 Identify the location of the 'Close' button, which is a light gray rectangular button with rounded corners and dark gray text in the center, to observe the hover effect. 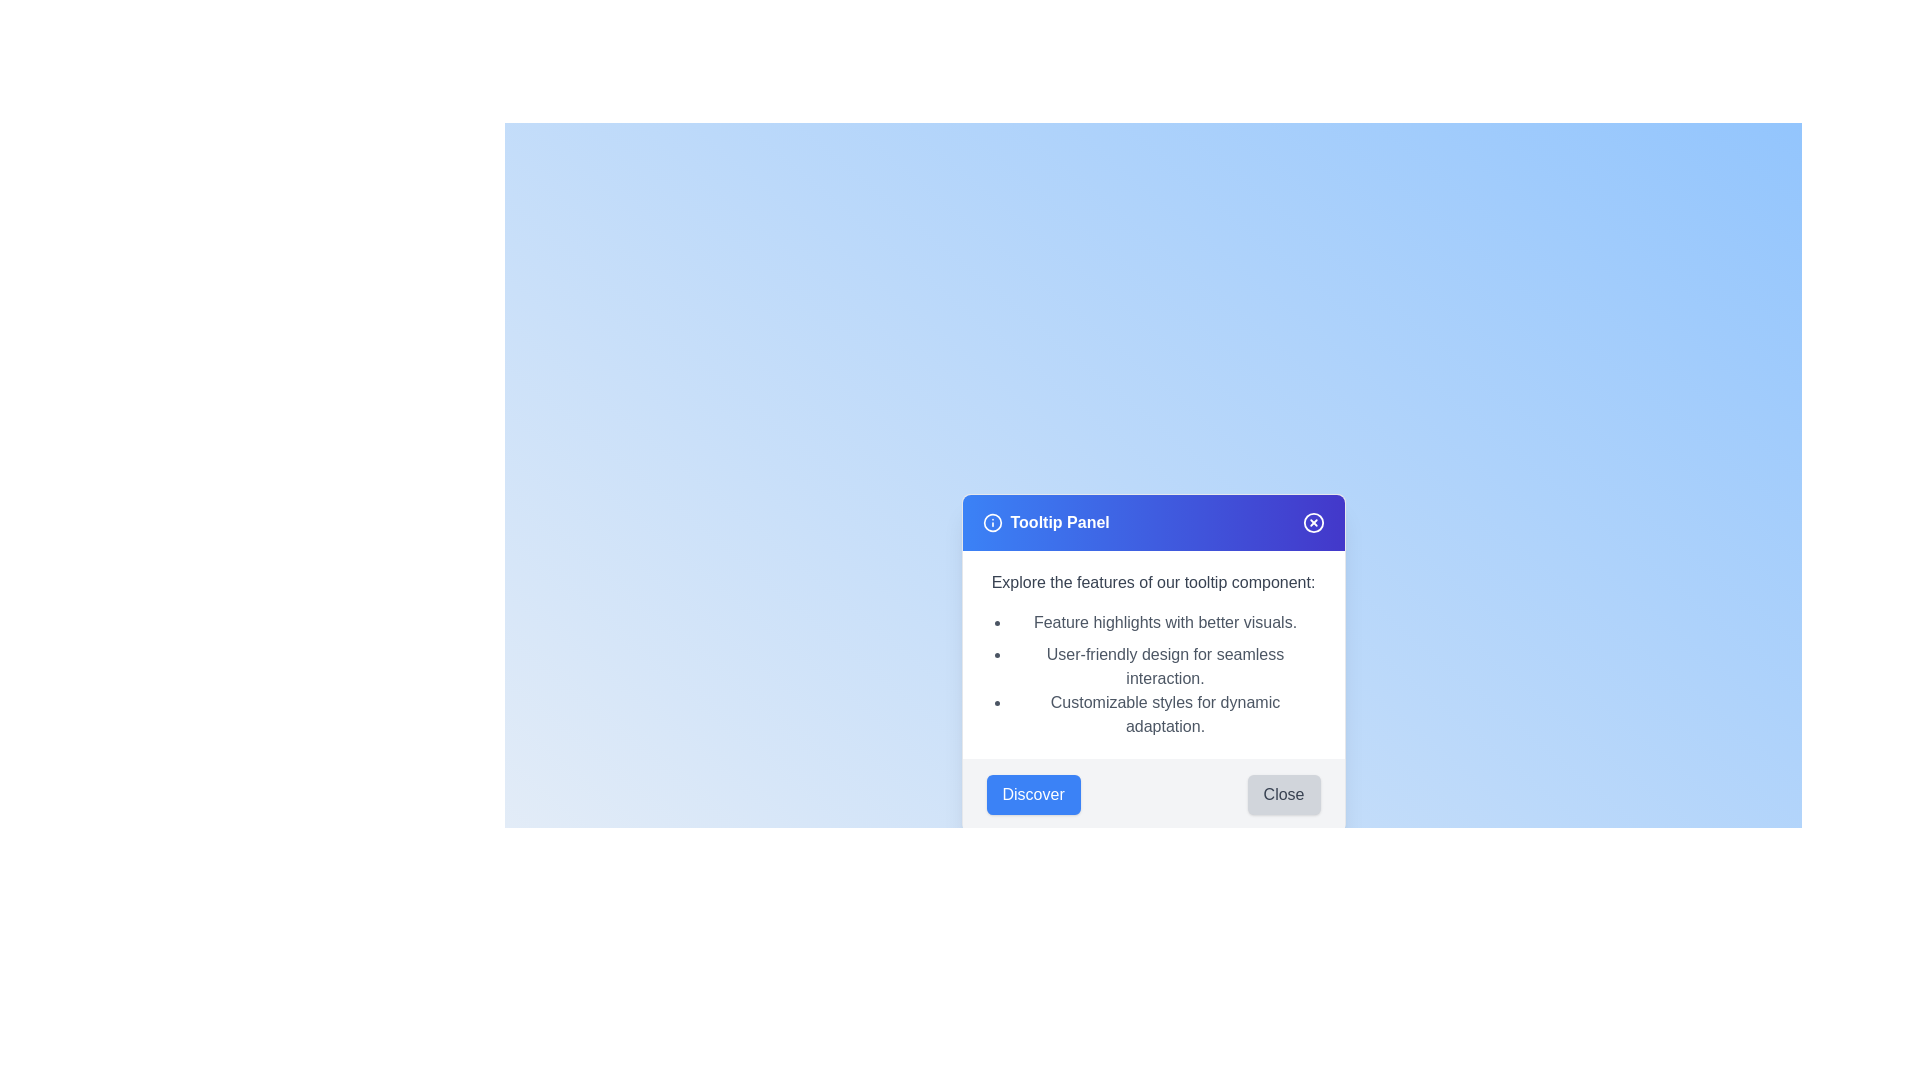
(1284, 793).